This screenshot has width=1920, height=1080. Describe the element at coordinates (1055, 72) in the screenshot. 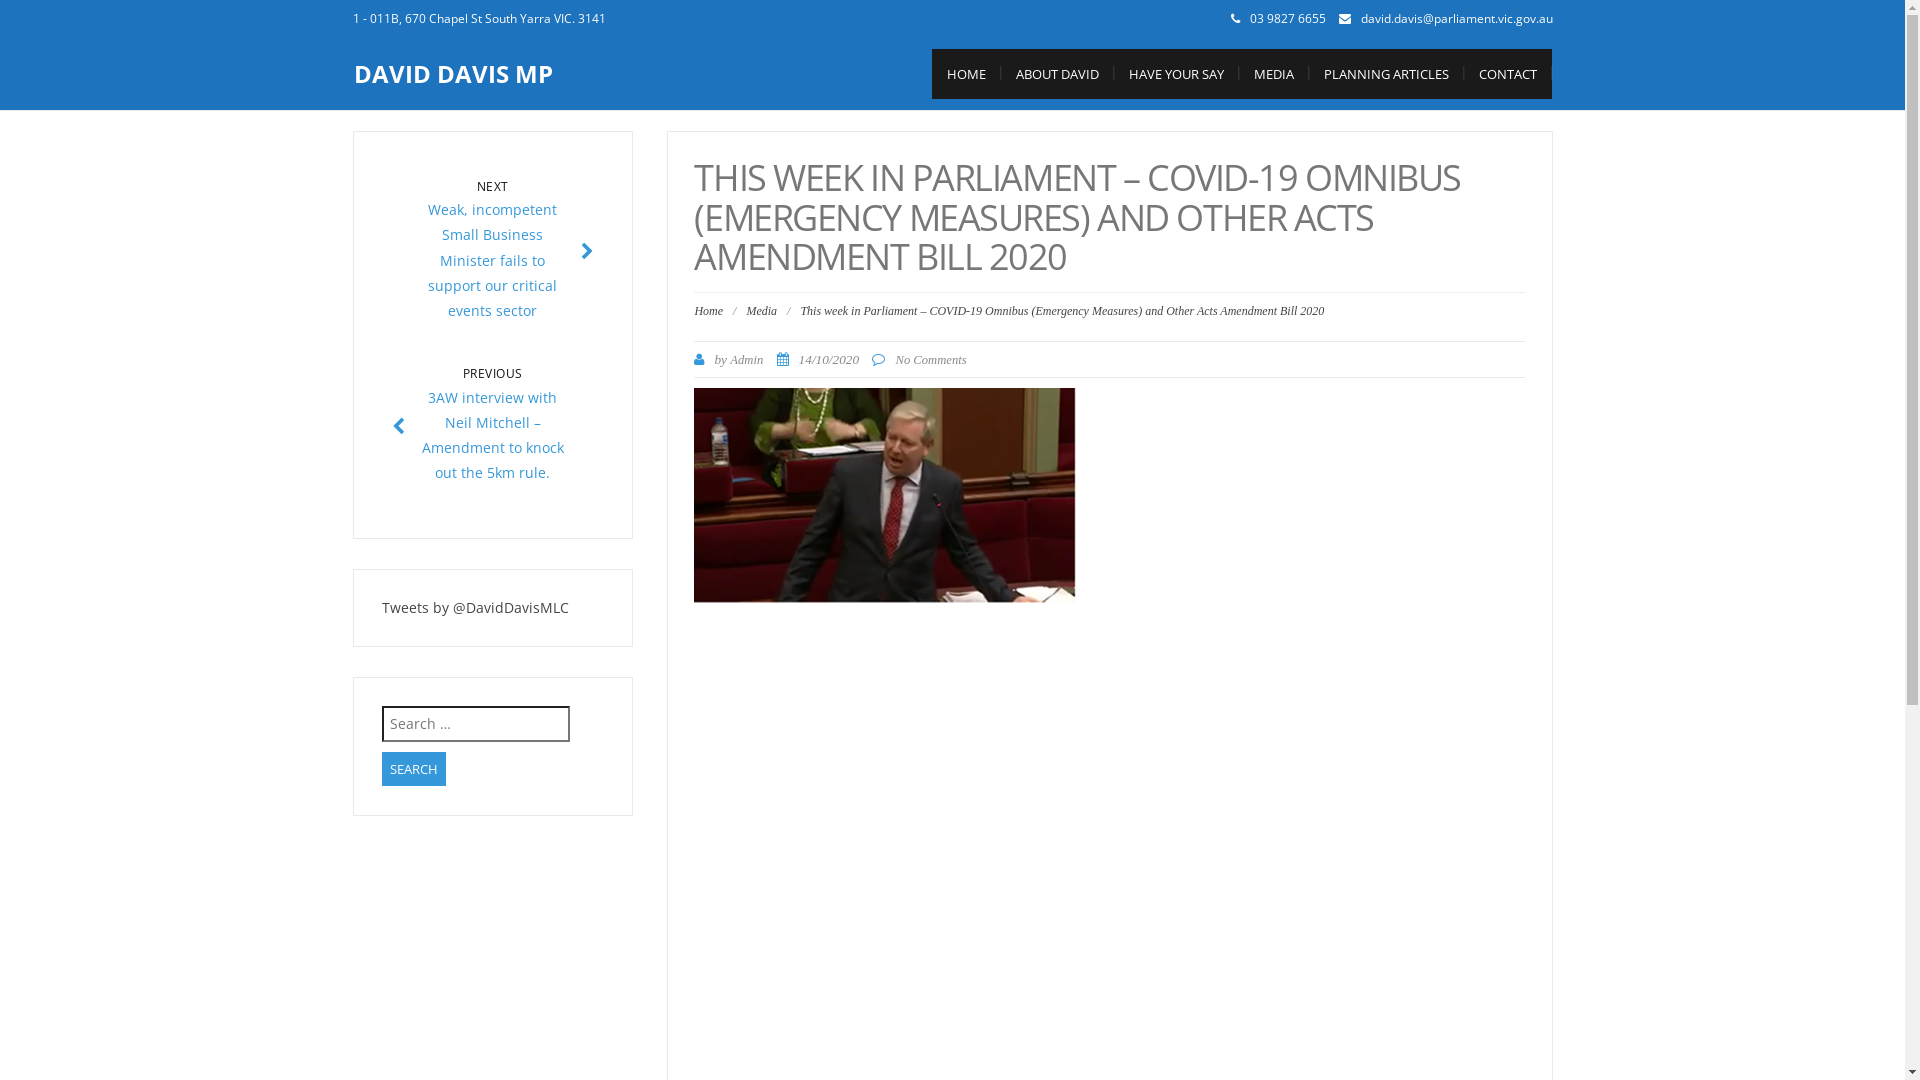

I see `'ABOUT DAVID'` at that location.